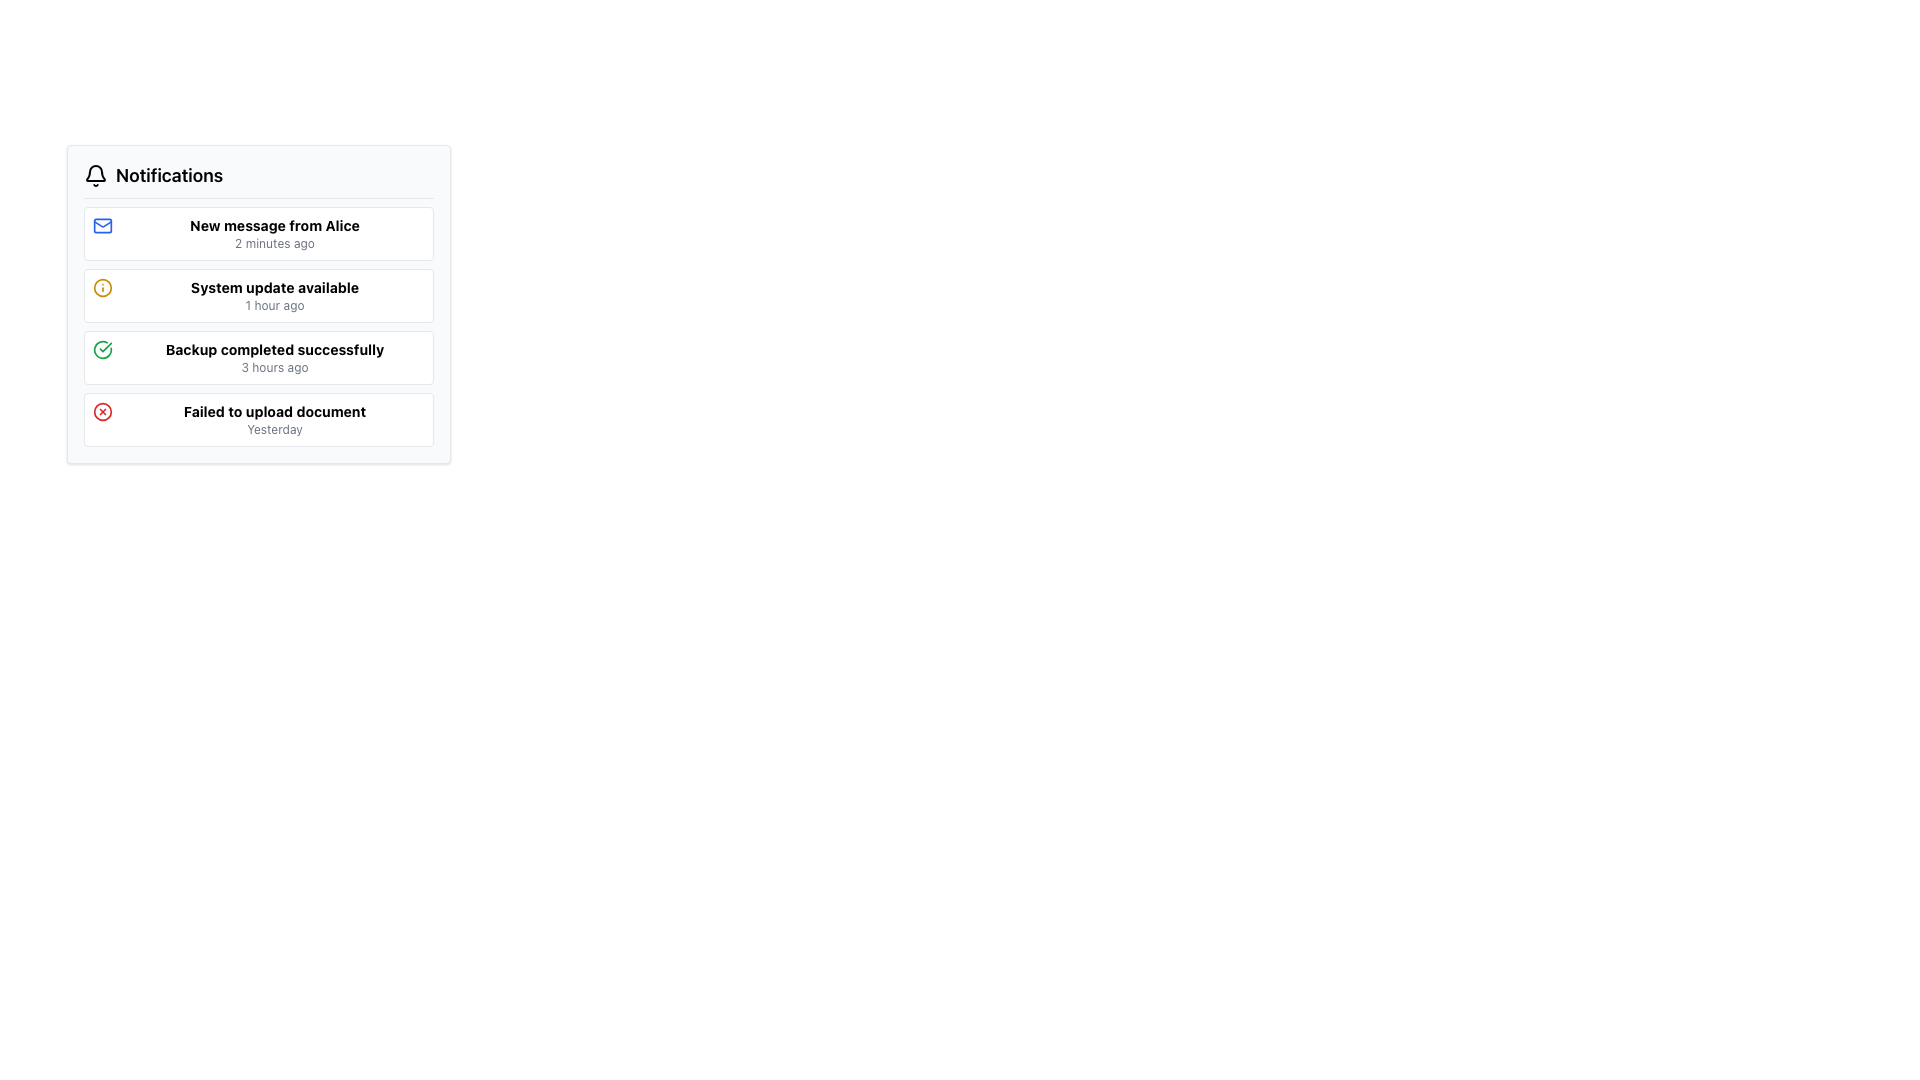 This screenshot has height=1080, width=1920. I want to click on the status icon indicating the failure of document upload in the notification card labeled 'Failed to upload document', so click(101, 411).